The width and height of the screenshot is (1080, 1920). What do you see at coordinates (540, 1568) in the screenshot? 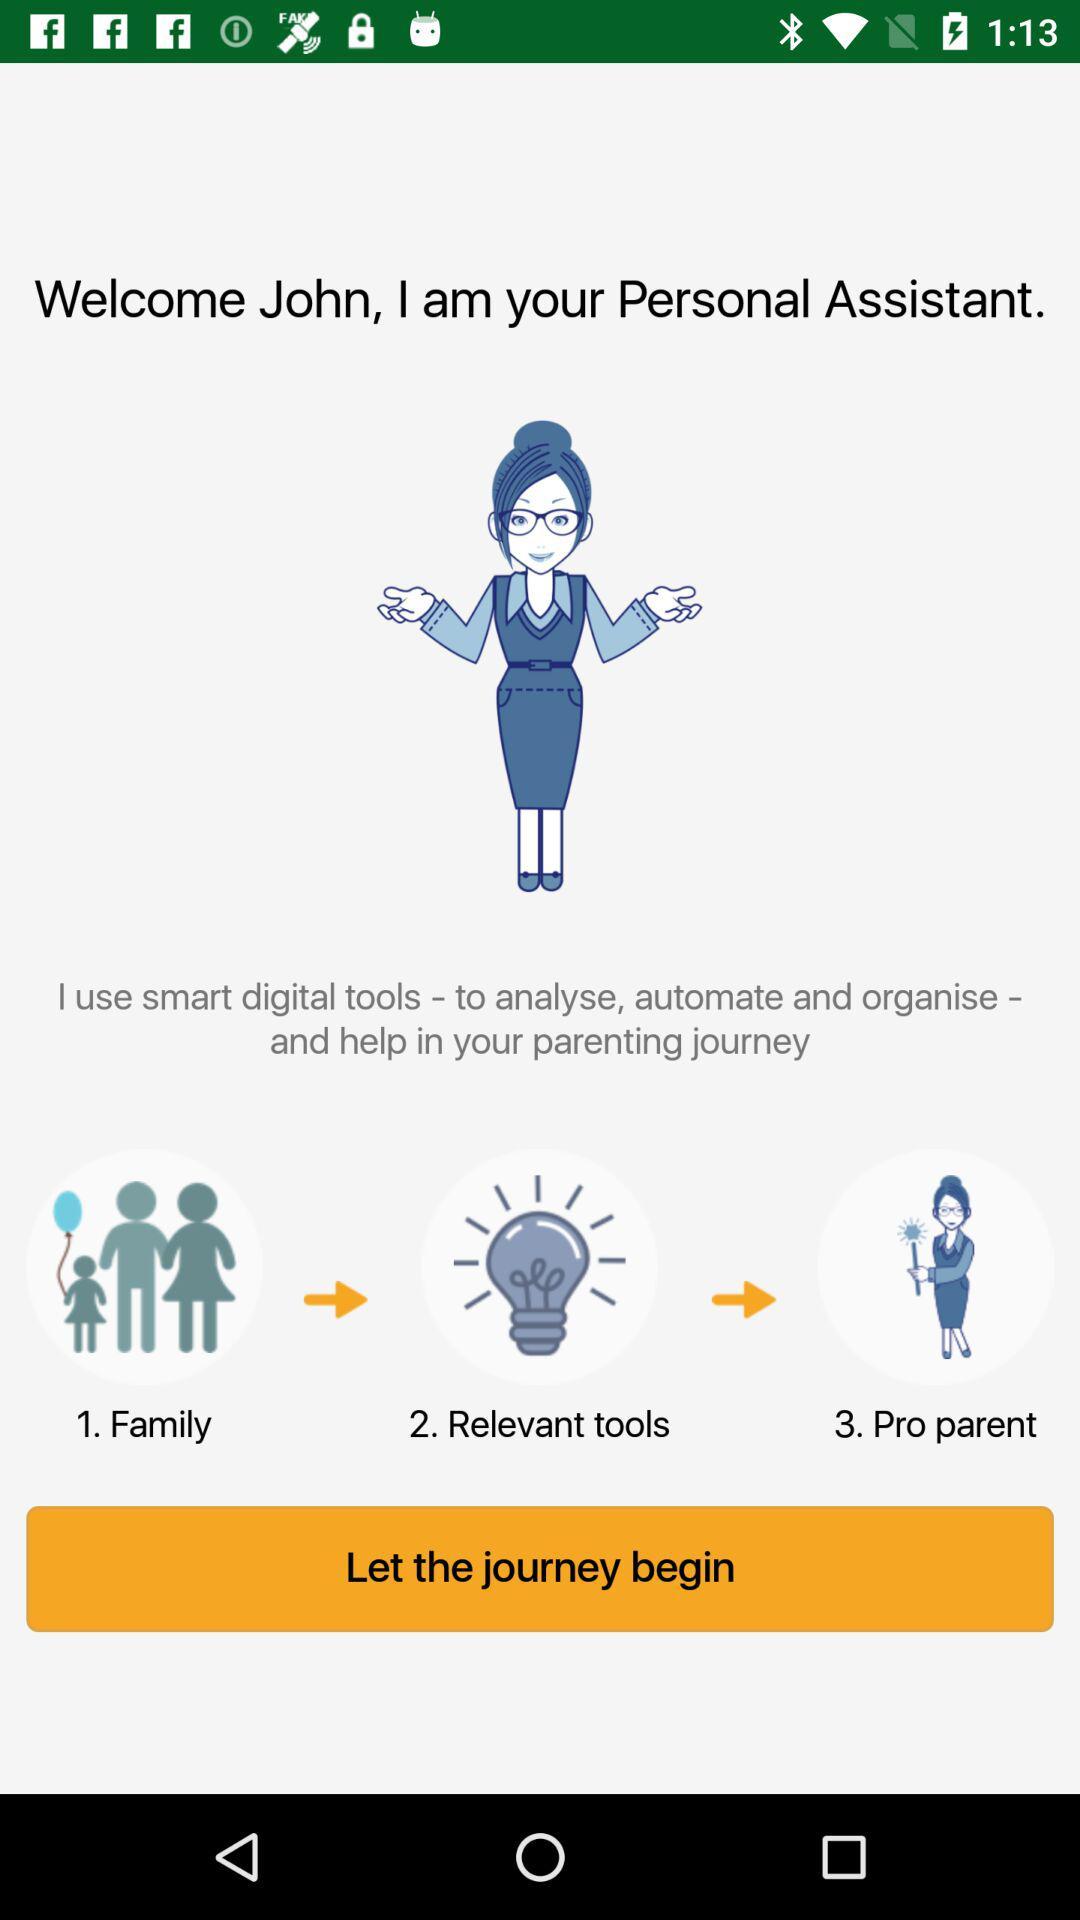
I see `let the journey icon` at bounding box center [540, 1568].